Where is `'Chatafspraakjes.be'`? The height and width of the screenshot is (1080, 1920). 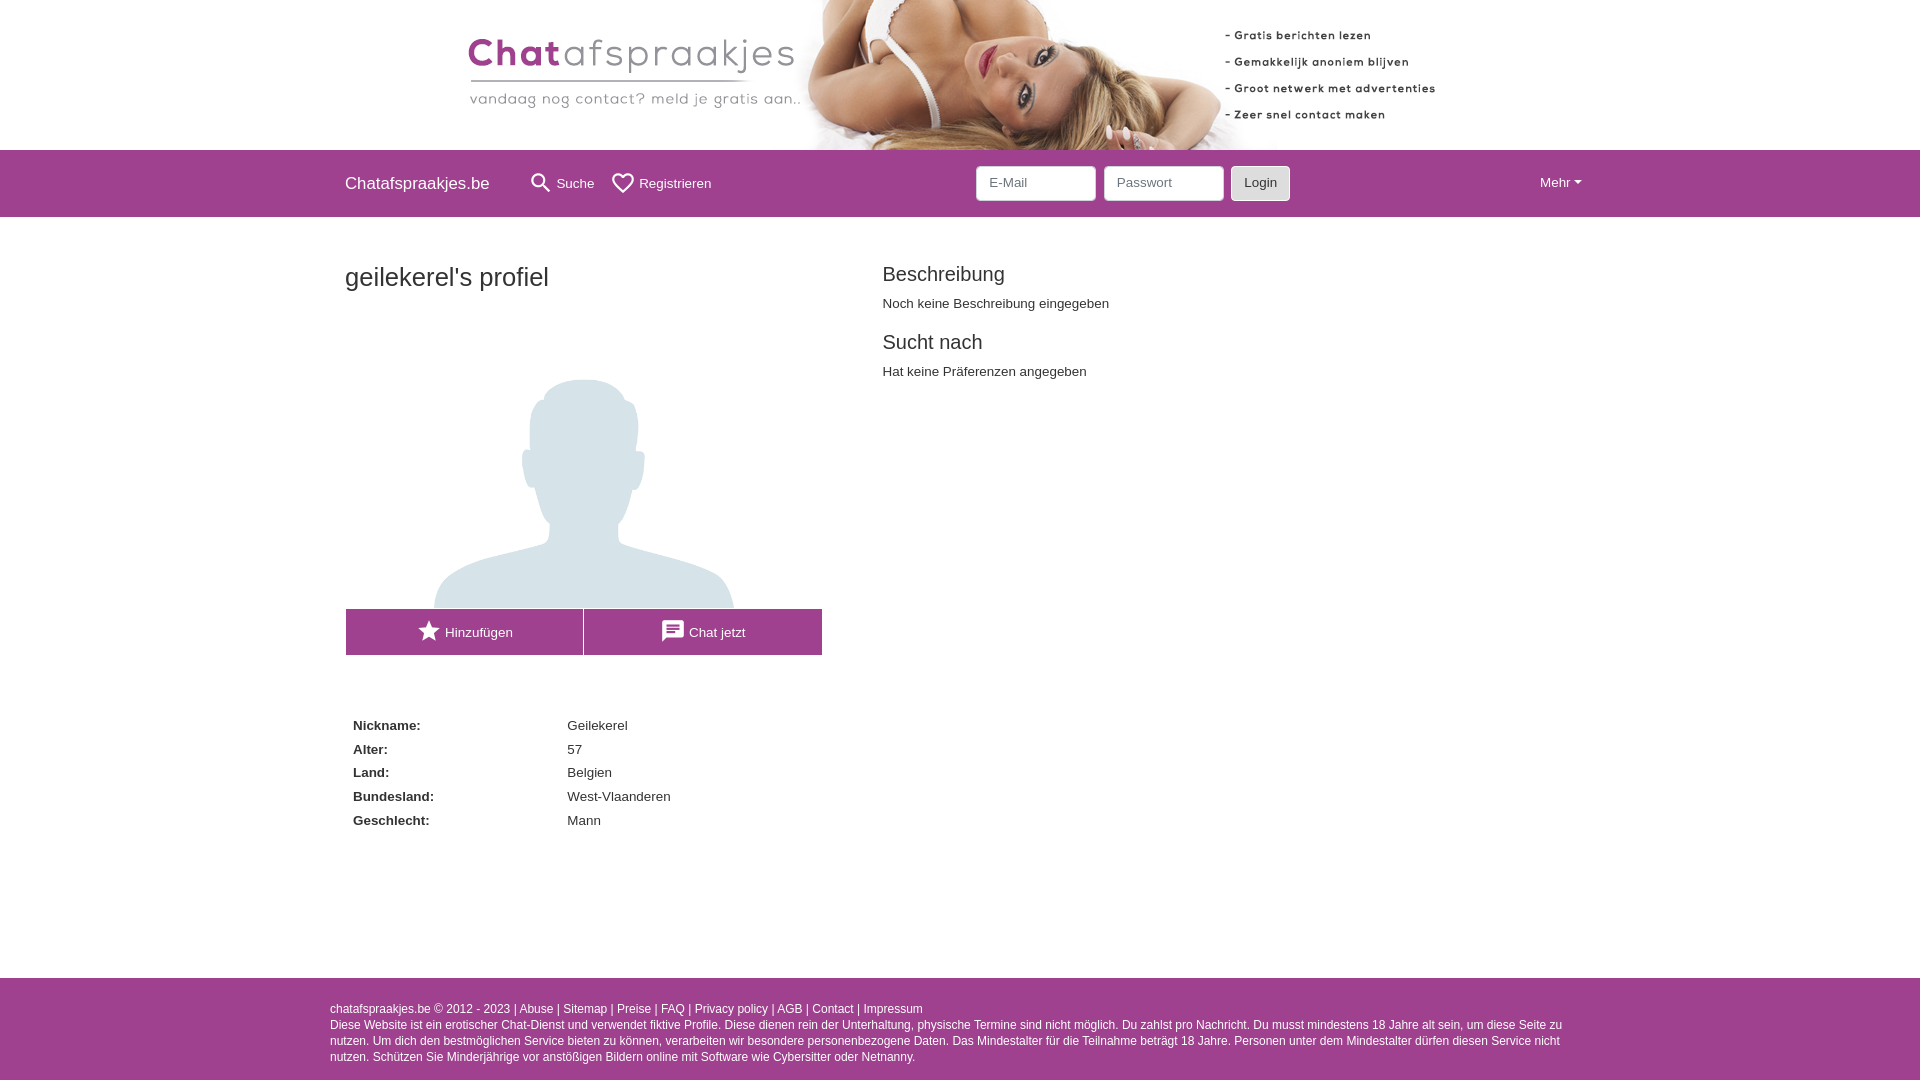 'Chatafspraakjes.be' is located at coordinates (424, 183).